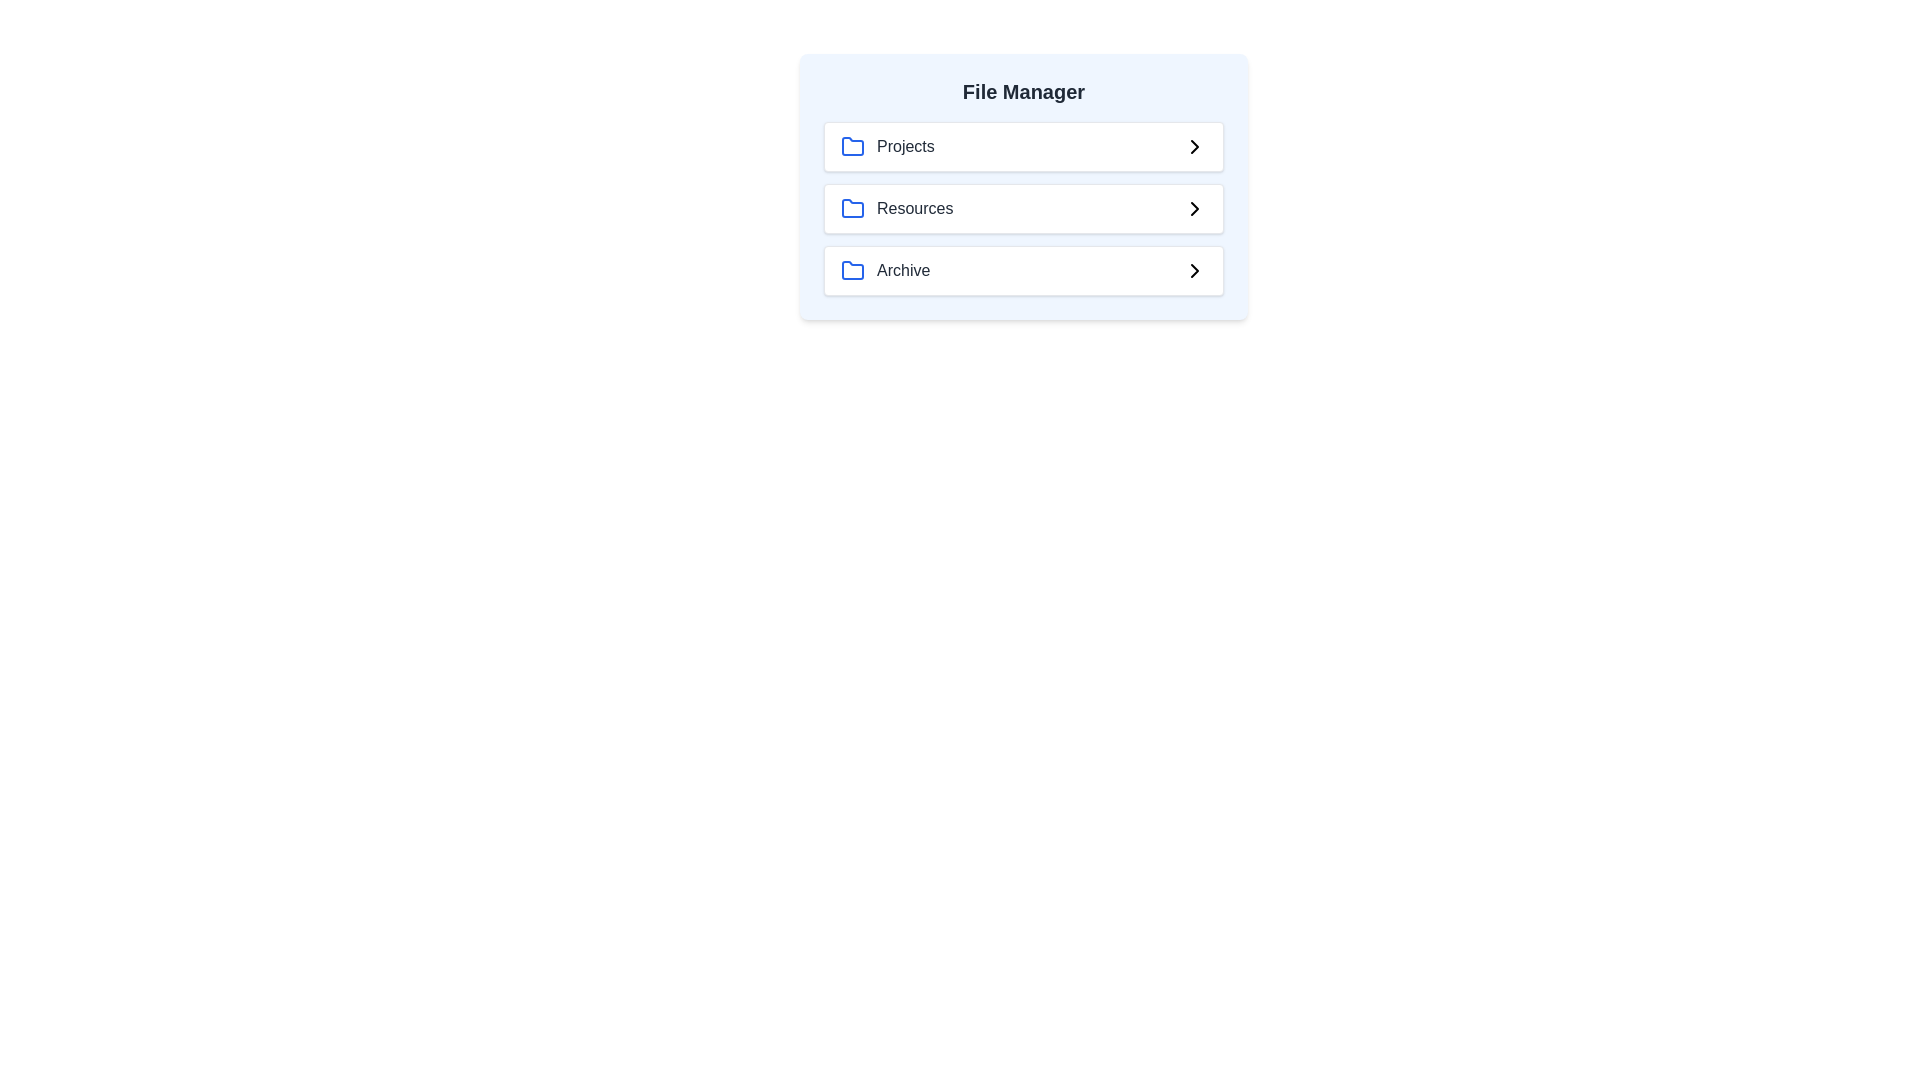 This screenshot has width=1920, height=1080. I want to click on the right arrow icon that is styled with a thin line and positioned to the right of the 'Resources' text in a vertically stacked list, so click(1195, 208).